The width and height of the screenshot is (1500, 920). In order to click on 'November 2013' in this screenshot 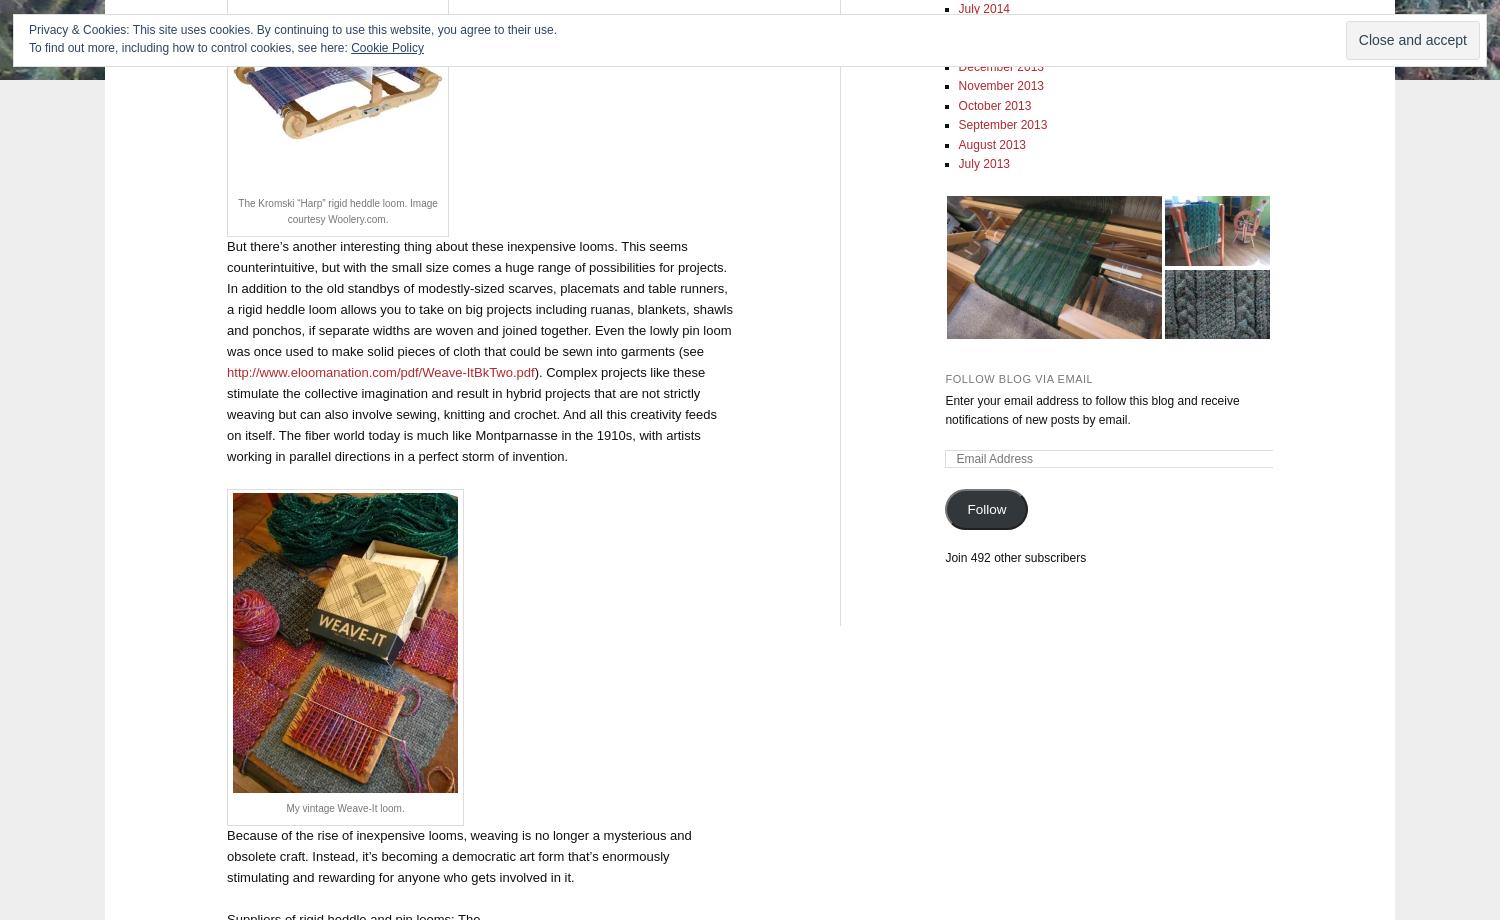, I will do `click(1000, 86)`.